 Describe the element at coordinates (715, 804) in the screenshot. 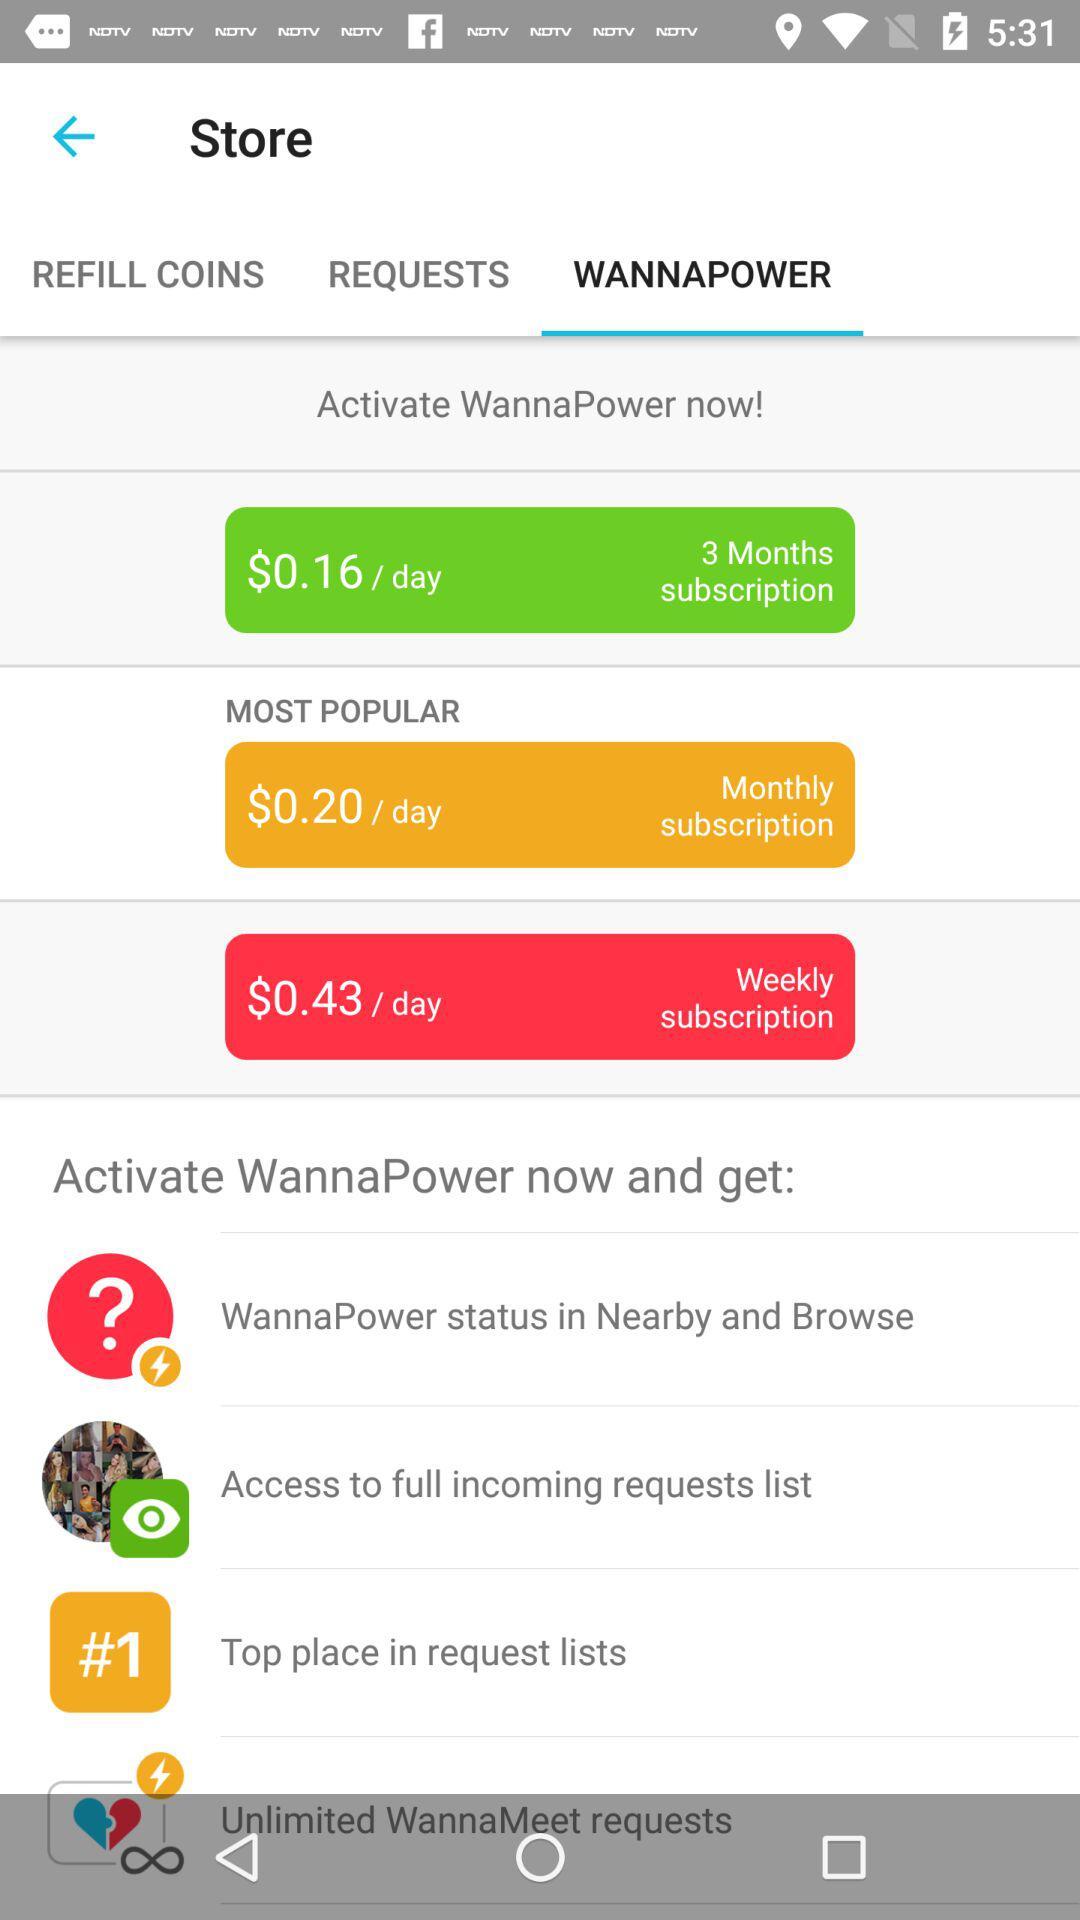

I see `the icon above the weekly subscription item` at that location.